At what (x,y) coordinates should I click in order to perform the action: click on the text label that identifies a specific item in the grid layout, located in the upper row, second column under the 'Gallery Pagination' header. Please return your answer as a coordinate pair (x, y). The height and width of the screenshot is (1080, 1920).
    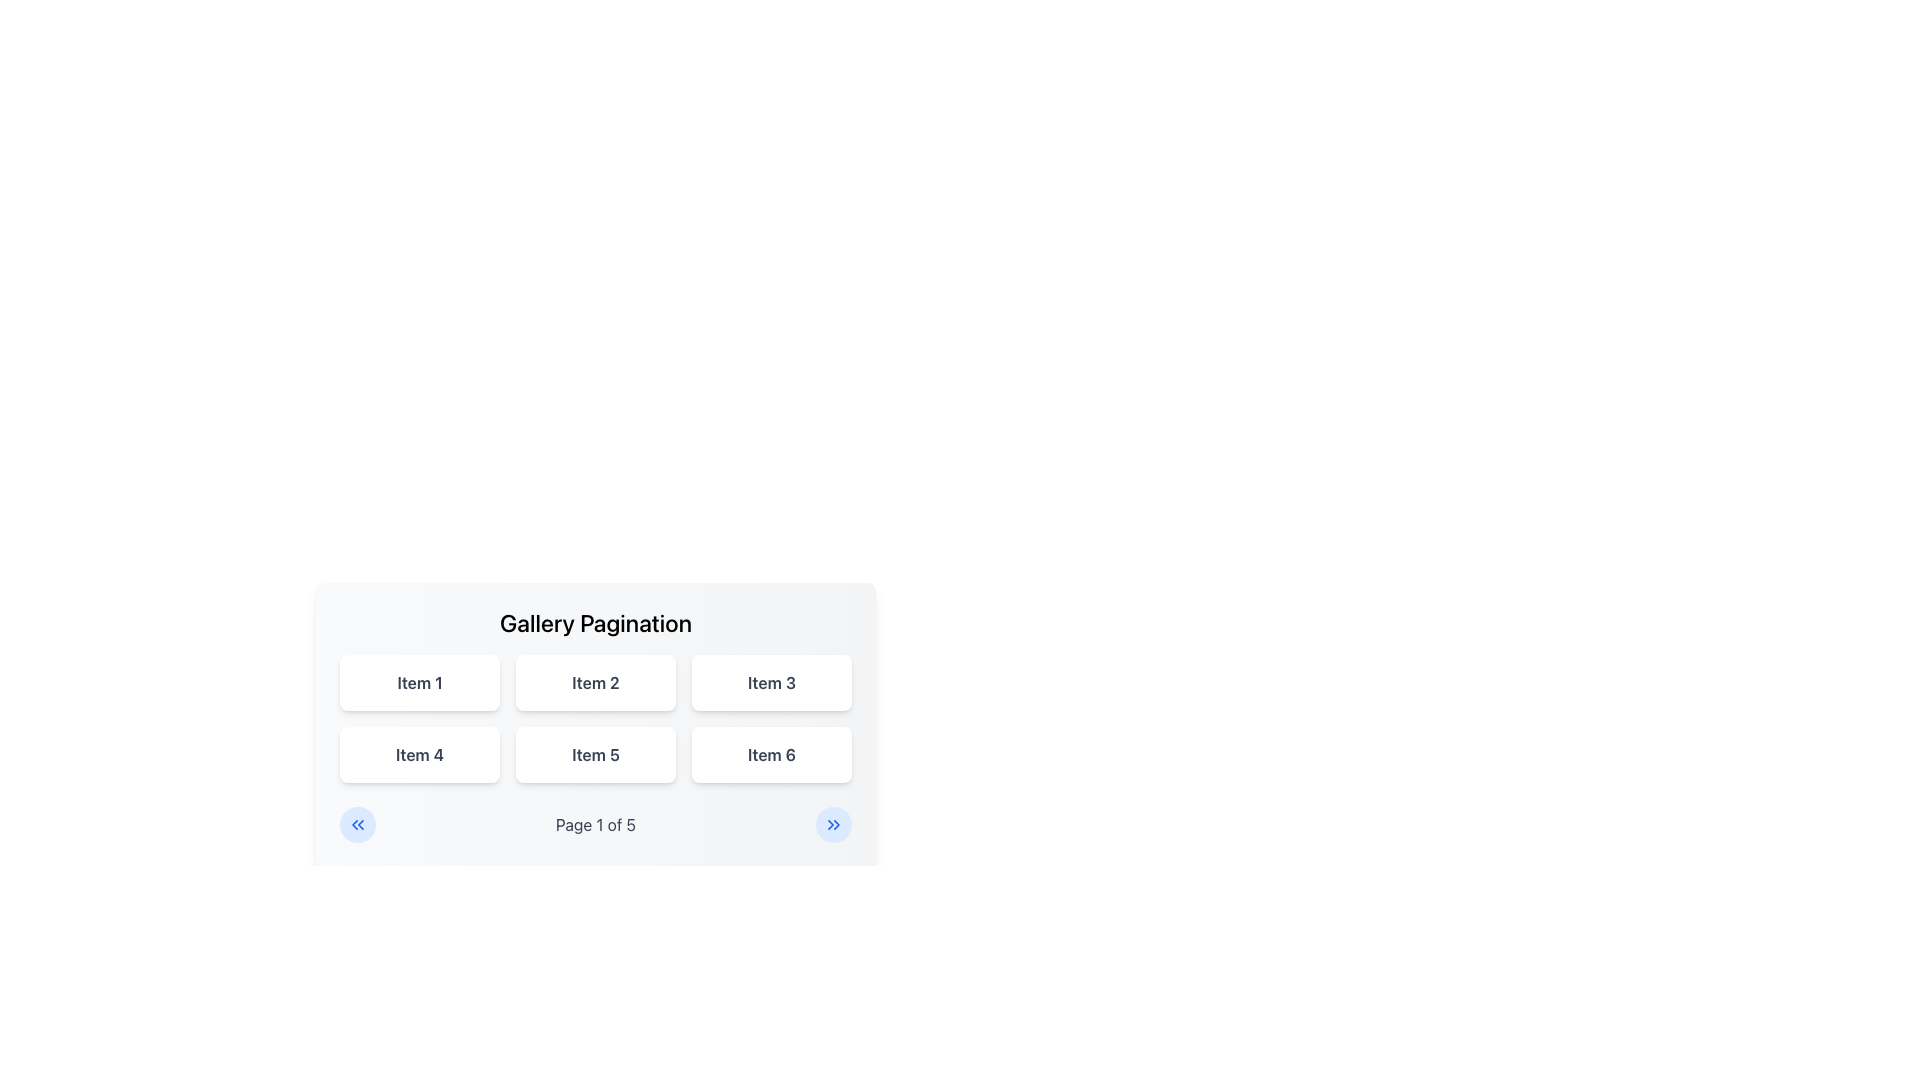
    Looking at the image, I should click on (594, 681).